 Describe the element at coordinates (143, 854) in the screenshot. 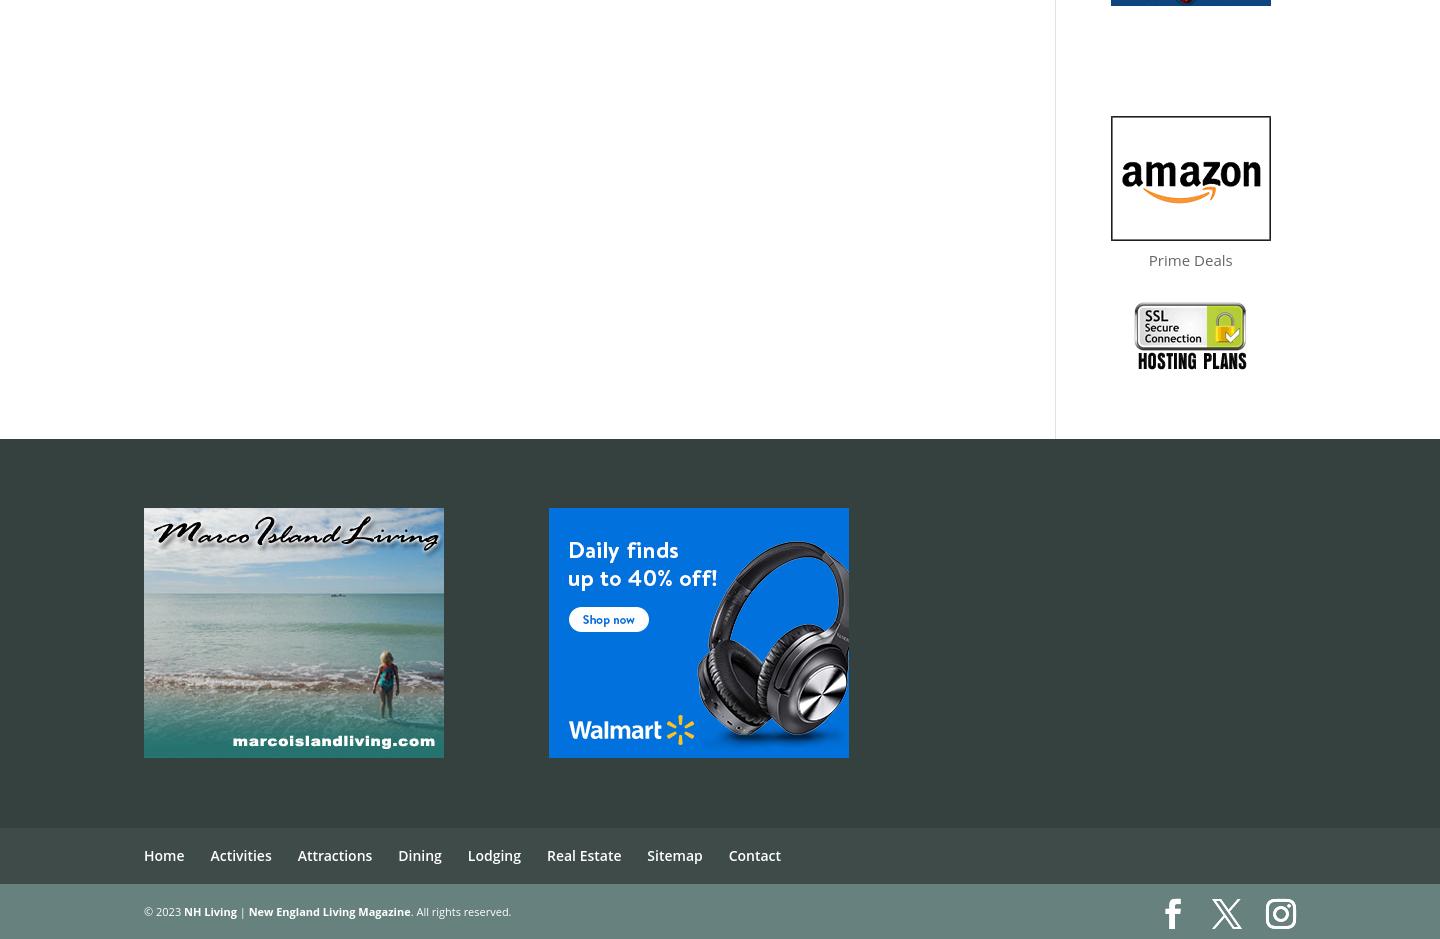

I see `'Home'` at that location.